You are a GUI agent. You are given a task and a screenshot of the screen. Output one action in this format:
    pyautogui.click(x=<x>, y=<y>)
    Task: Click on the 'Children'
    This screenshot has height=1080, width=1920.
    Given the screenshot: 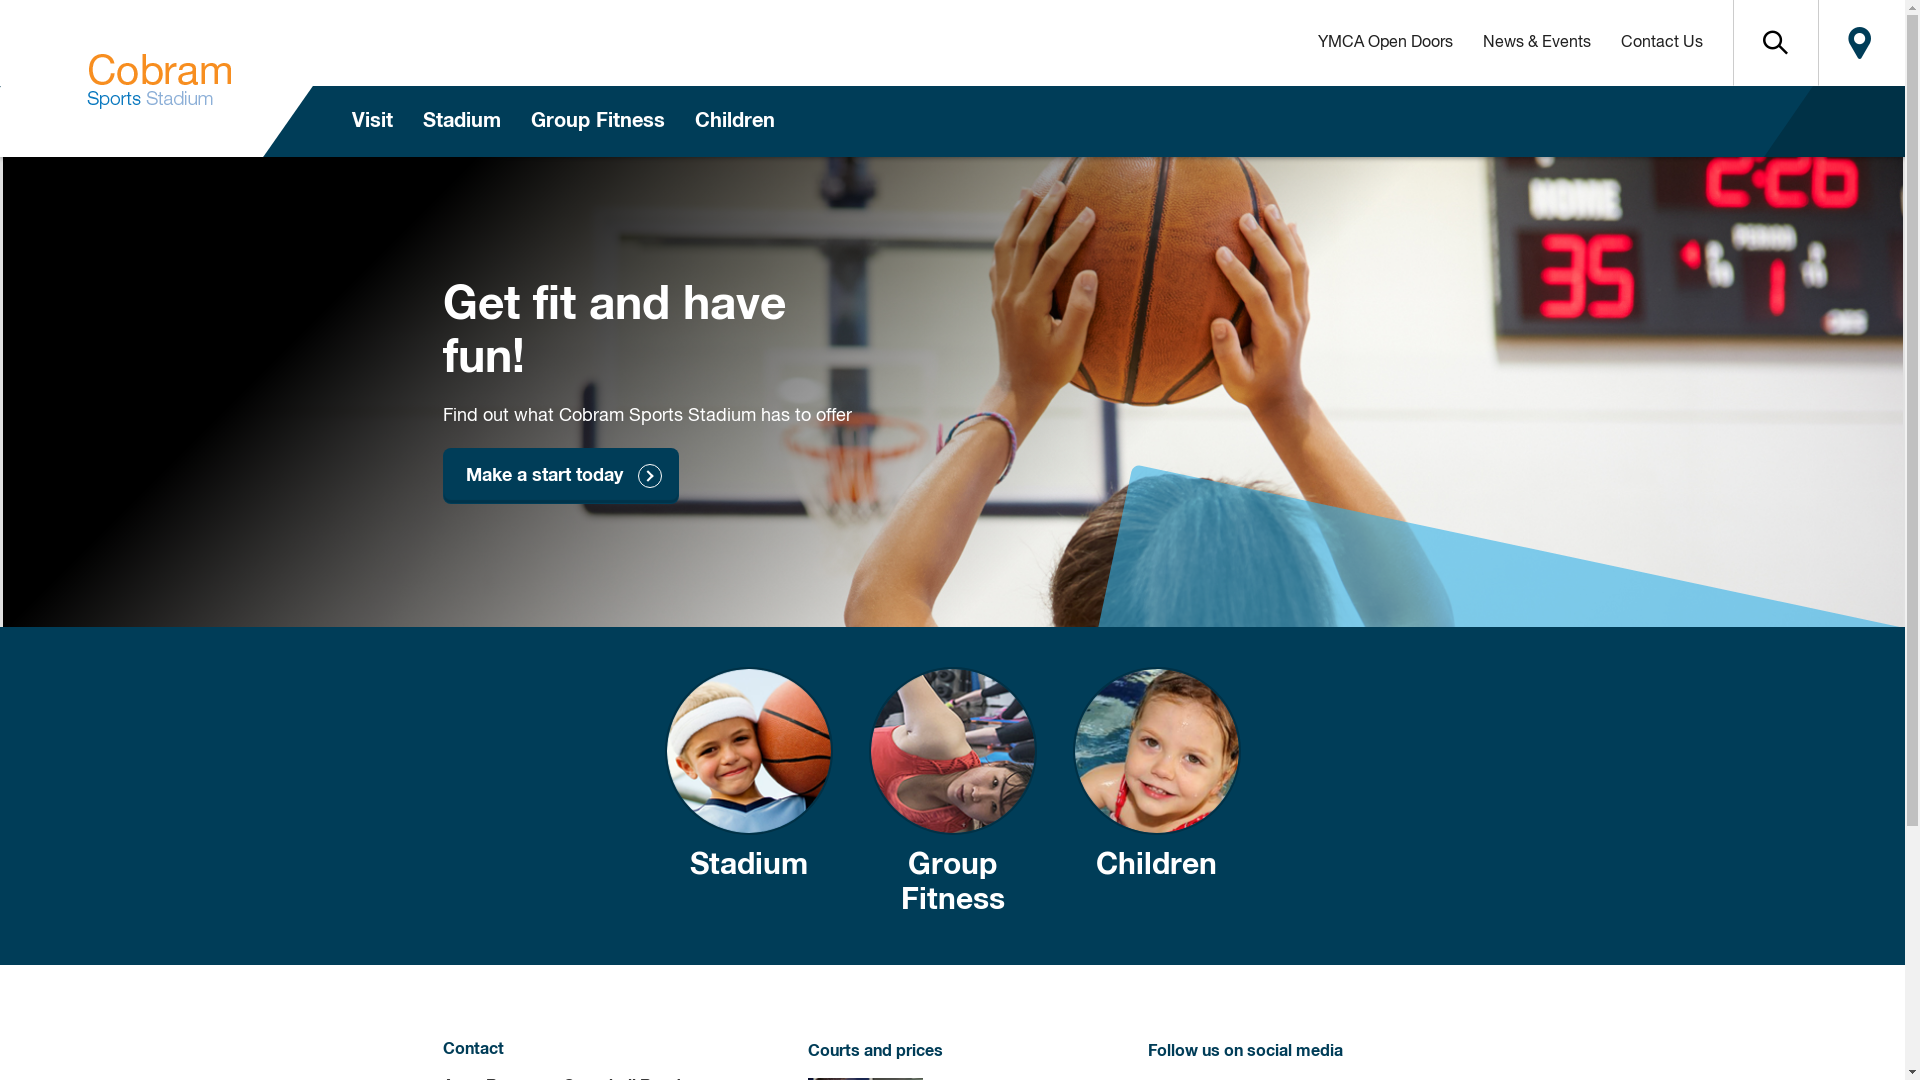 What is the action you would take?
    pyautogui.click(x=1156, y=794)
    